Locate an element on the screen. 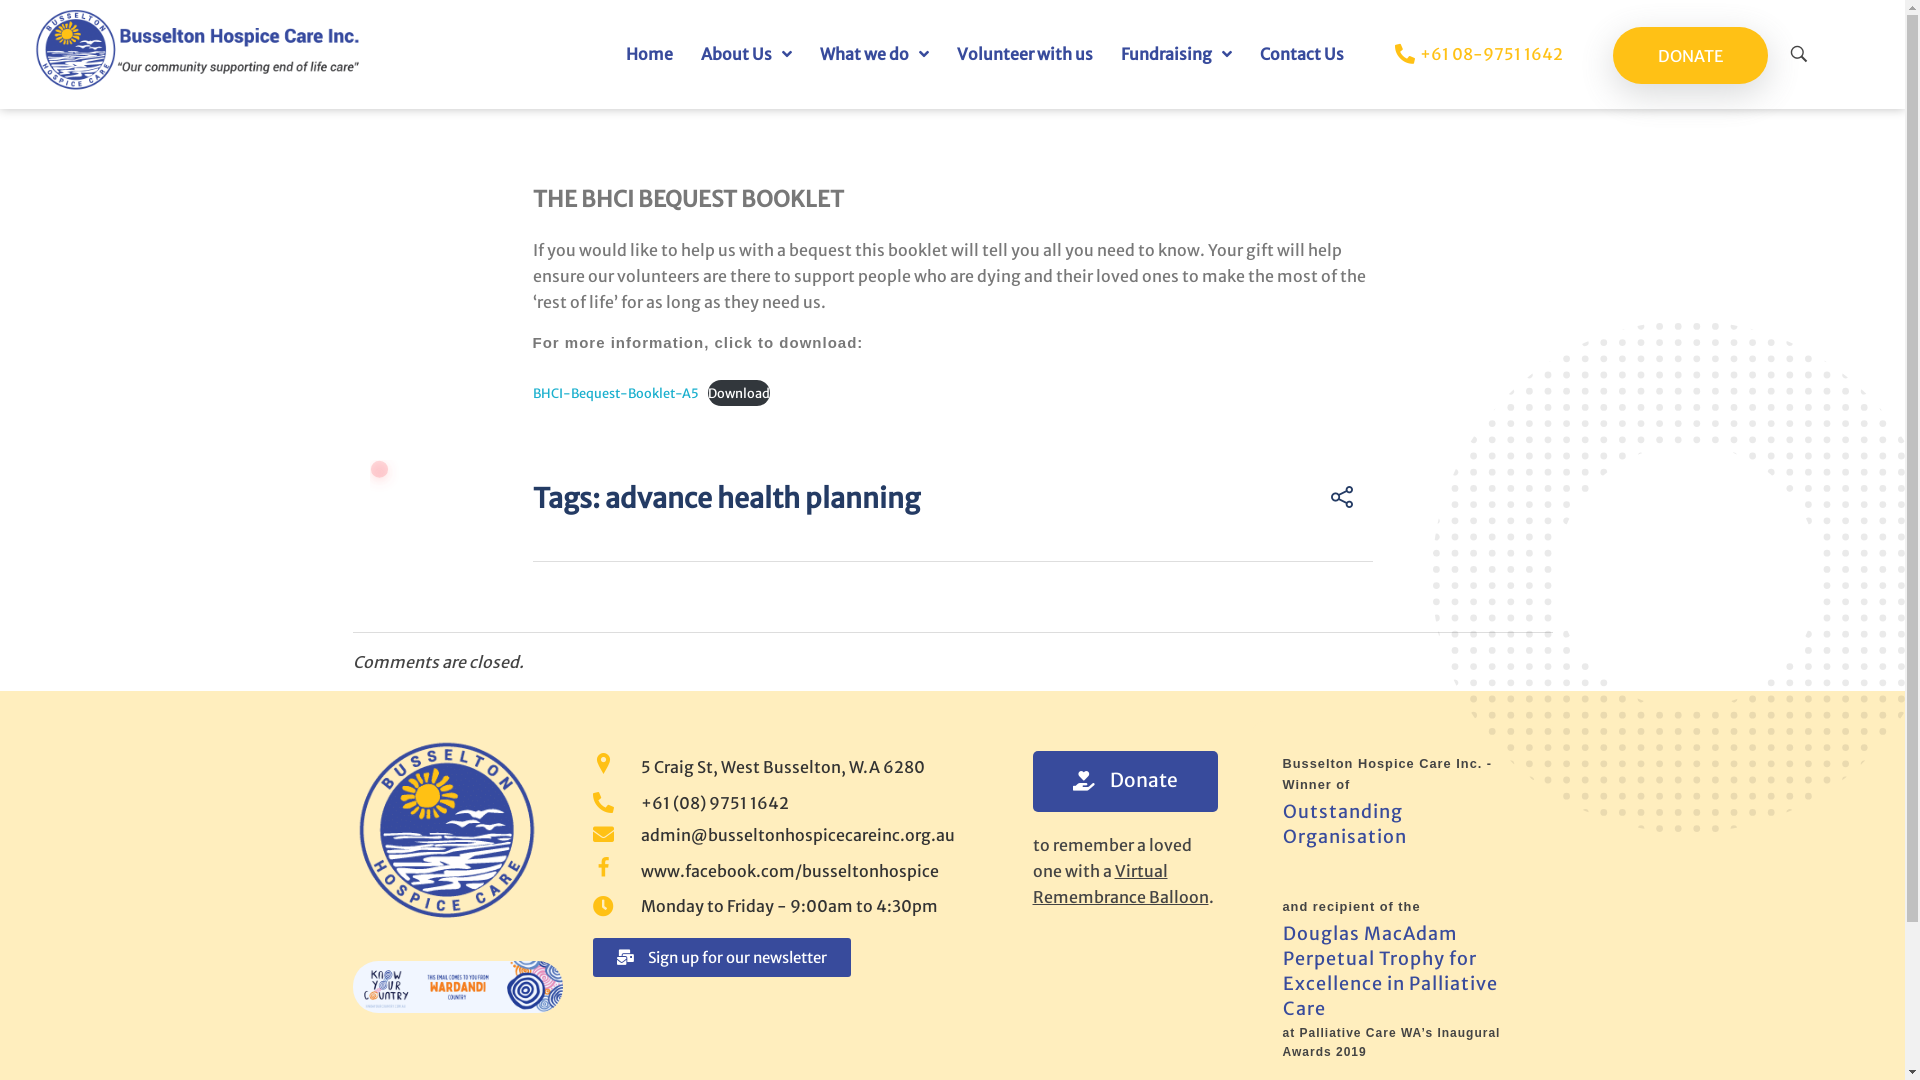 This screenshot has width=1920, height=1080. 'Donate' is located at coordinates (1124, 779).